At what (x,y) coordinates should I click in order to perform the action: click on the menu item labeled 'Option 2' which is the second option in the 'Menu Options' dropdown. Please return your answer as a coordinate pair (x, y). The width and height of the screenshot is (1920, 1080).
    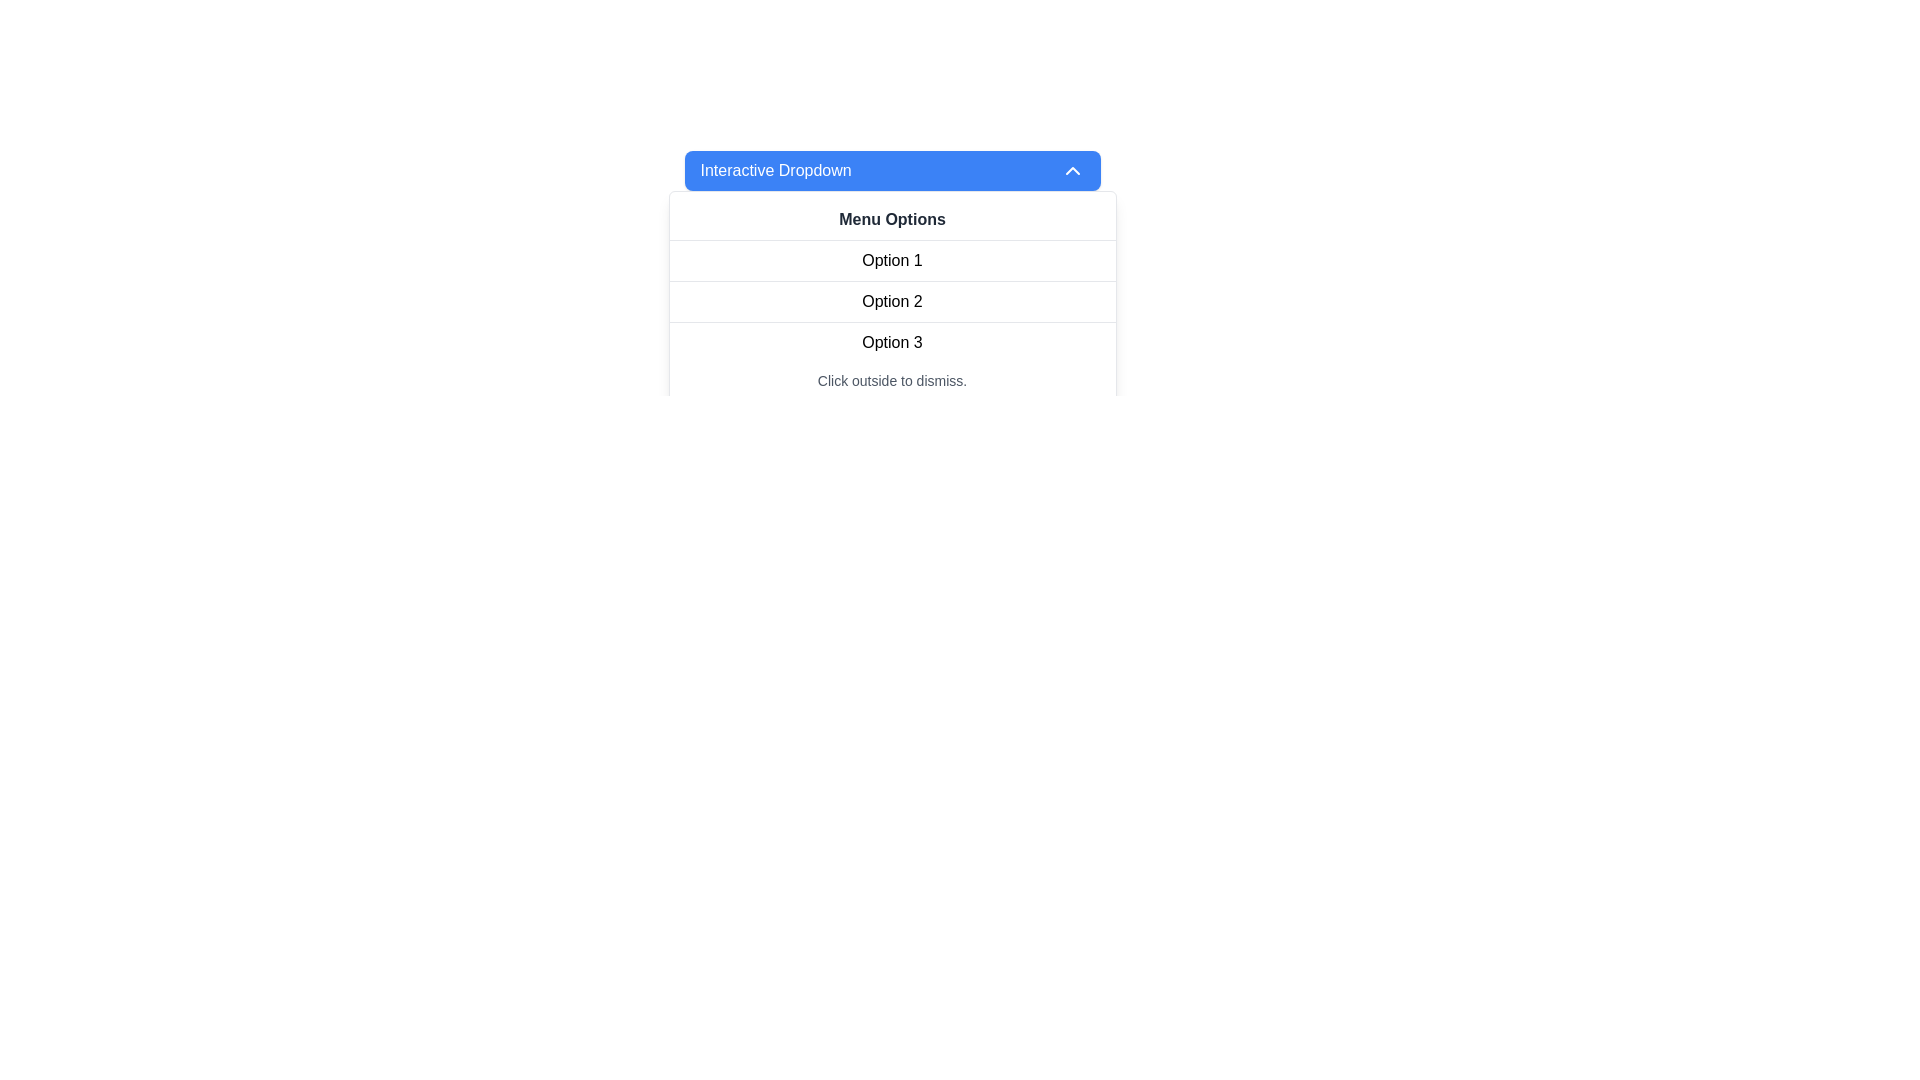
    Looking at the image, I should click on (891, 301).